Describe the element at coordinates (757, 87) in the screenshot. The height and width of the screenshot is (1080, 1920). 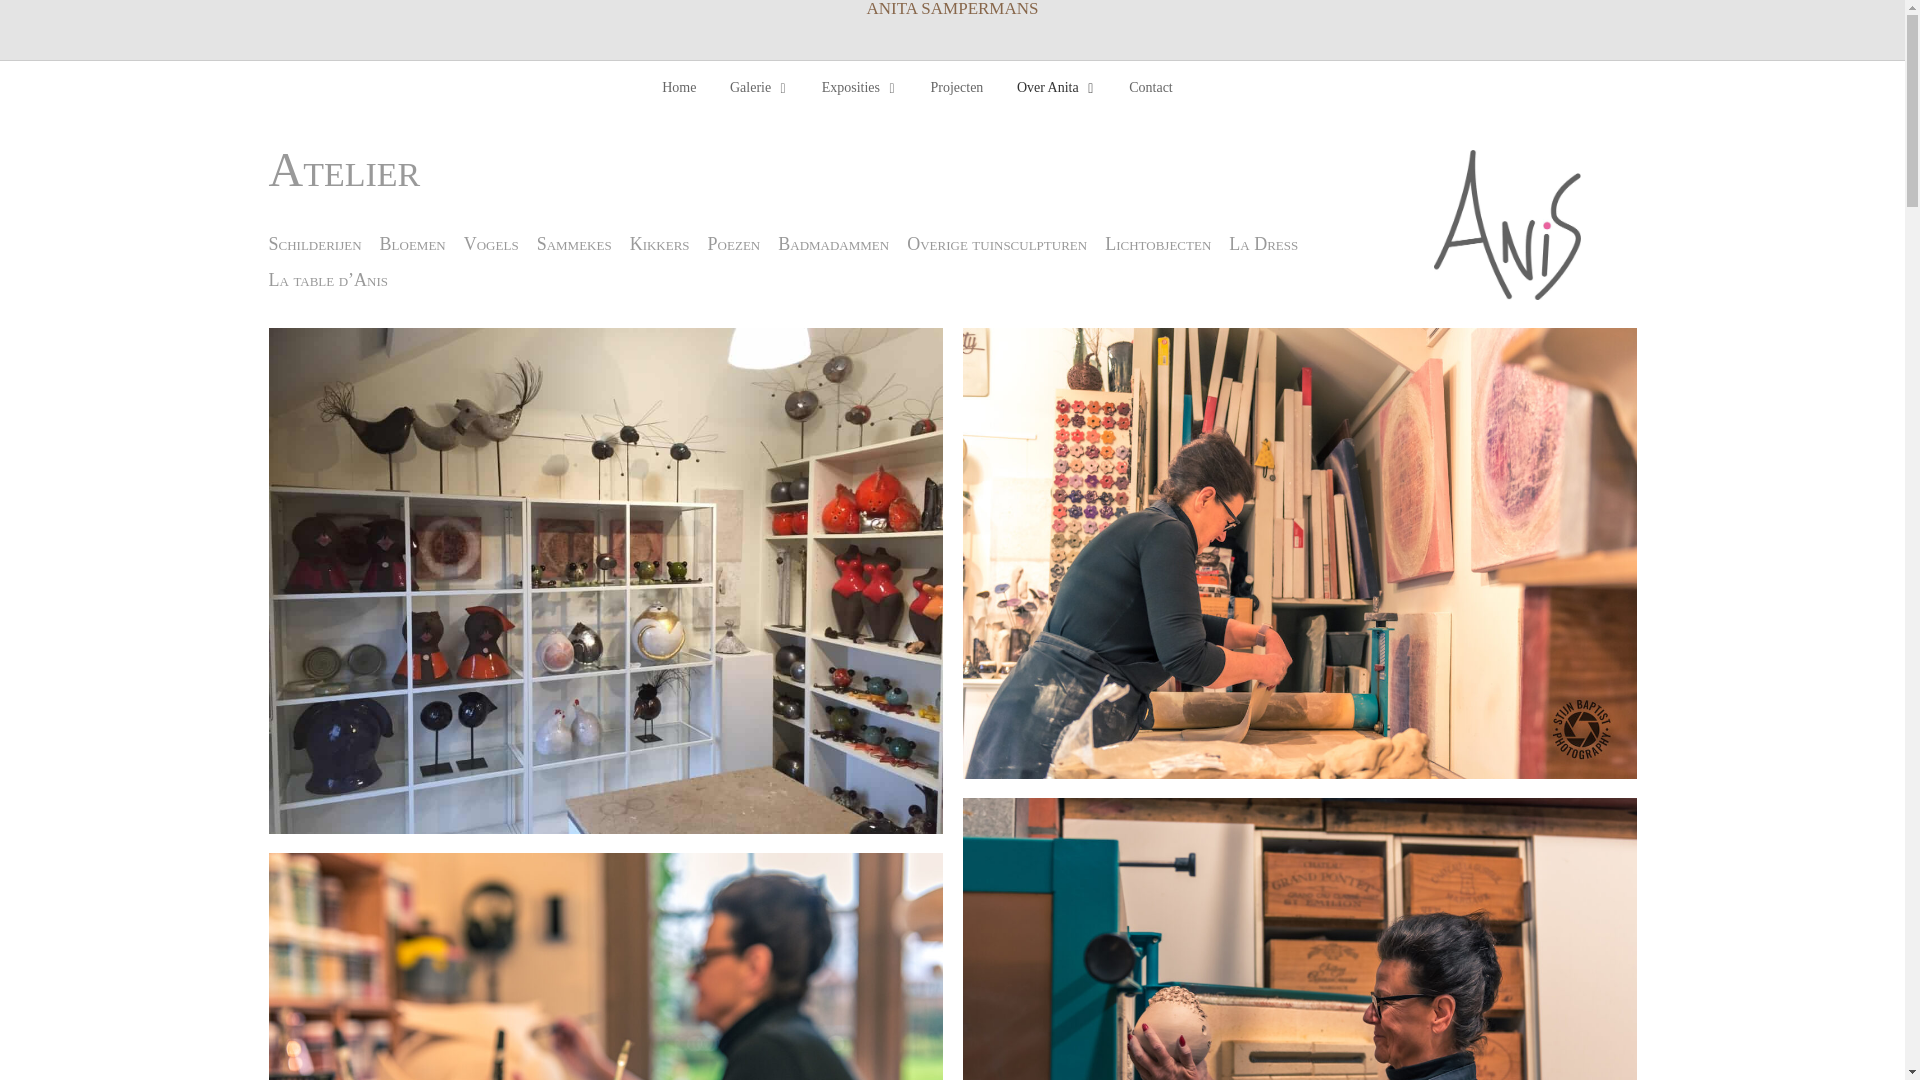
I see `'Galerie'` at that location.